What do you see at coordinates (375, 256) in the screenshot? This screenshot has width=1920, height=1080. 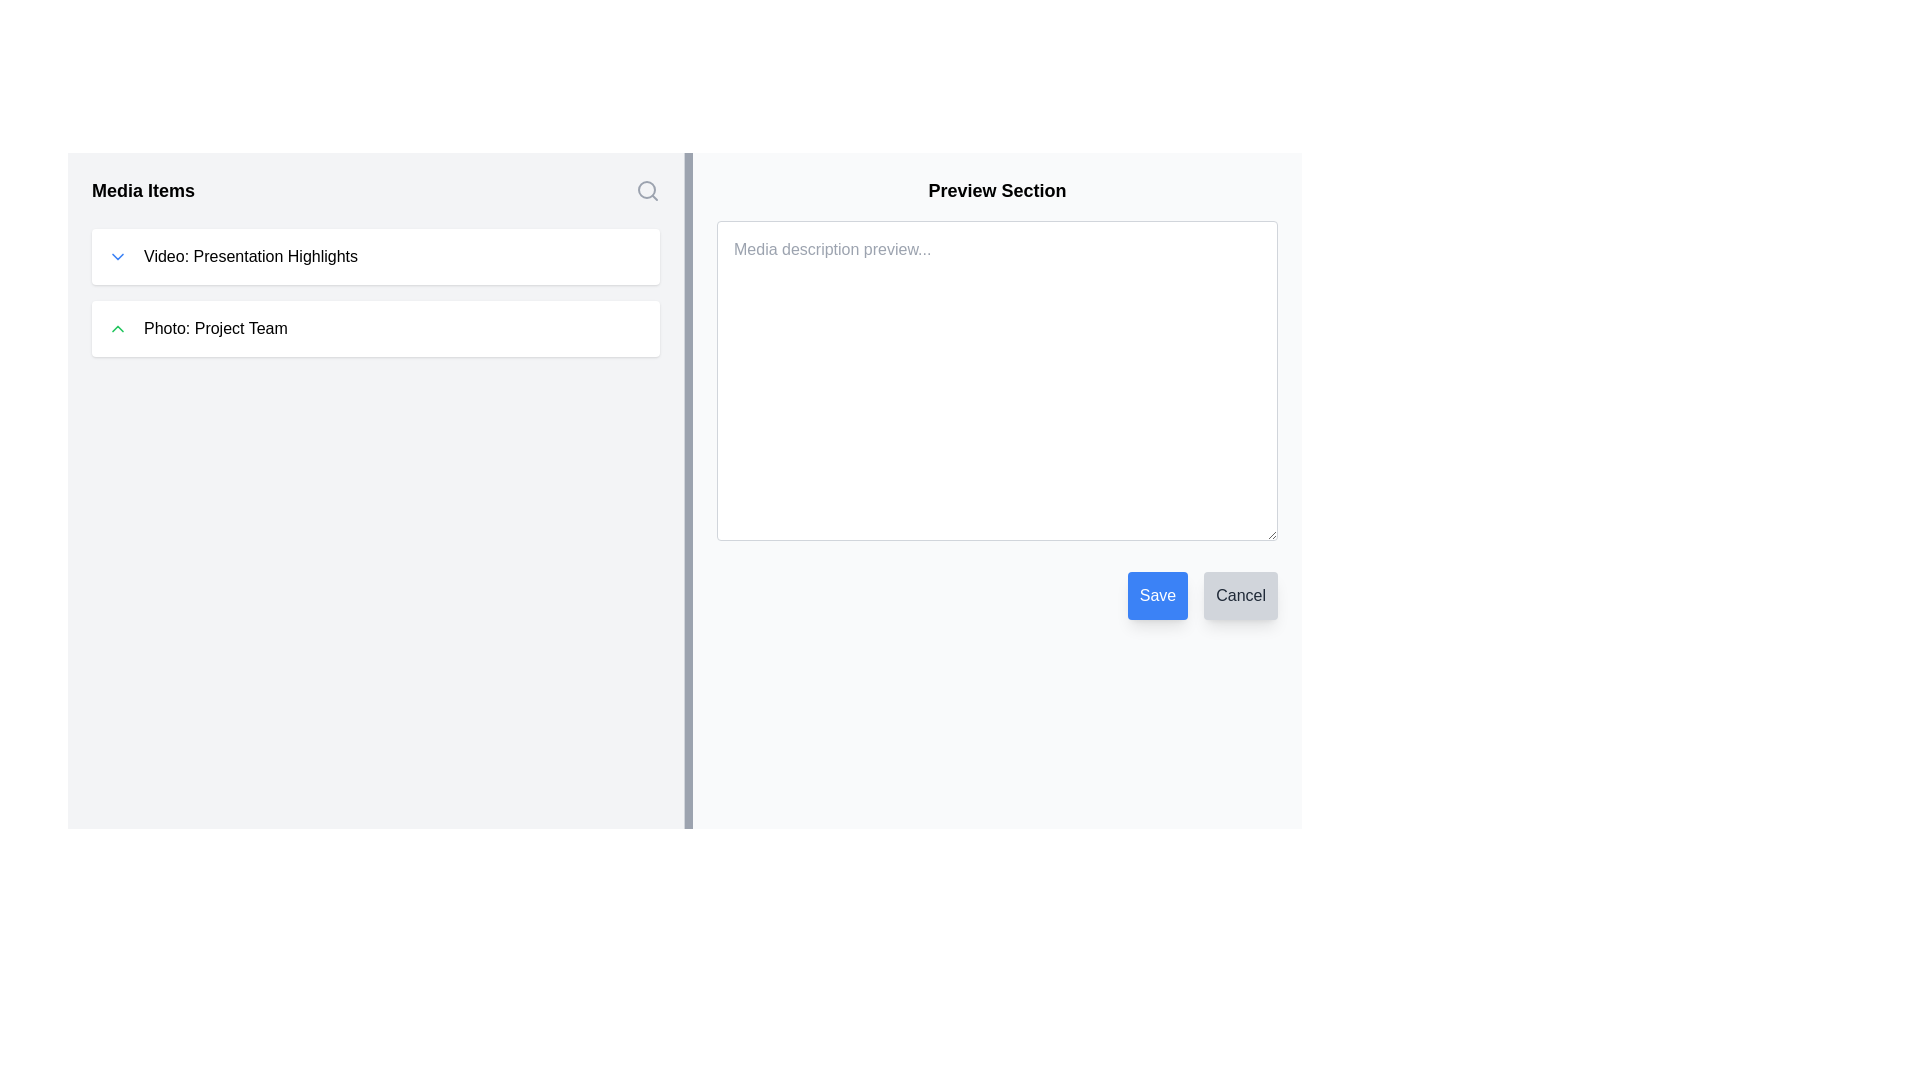 I see `on the collapsible entry labeled 'Video: Presentation Highlights' which is the first item in the media list` at bounding box center [375, 256].